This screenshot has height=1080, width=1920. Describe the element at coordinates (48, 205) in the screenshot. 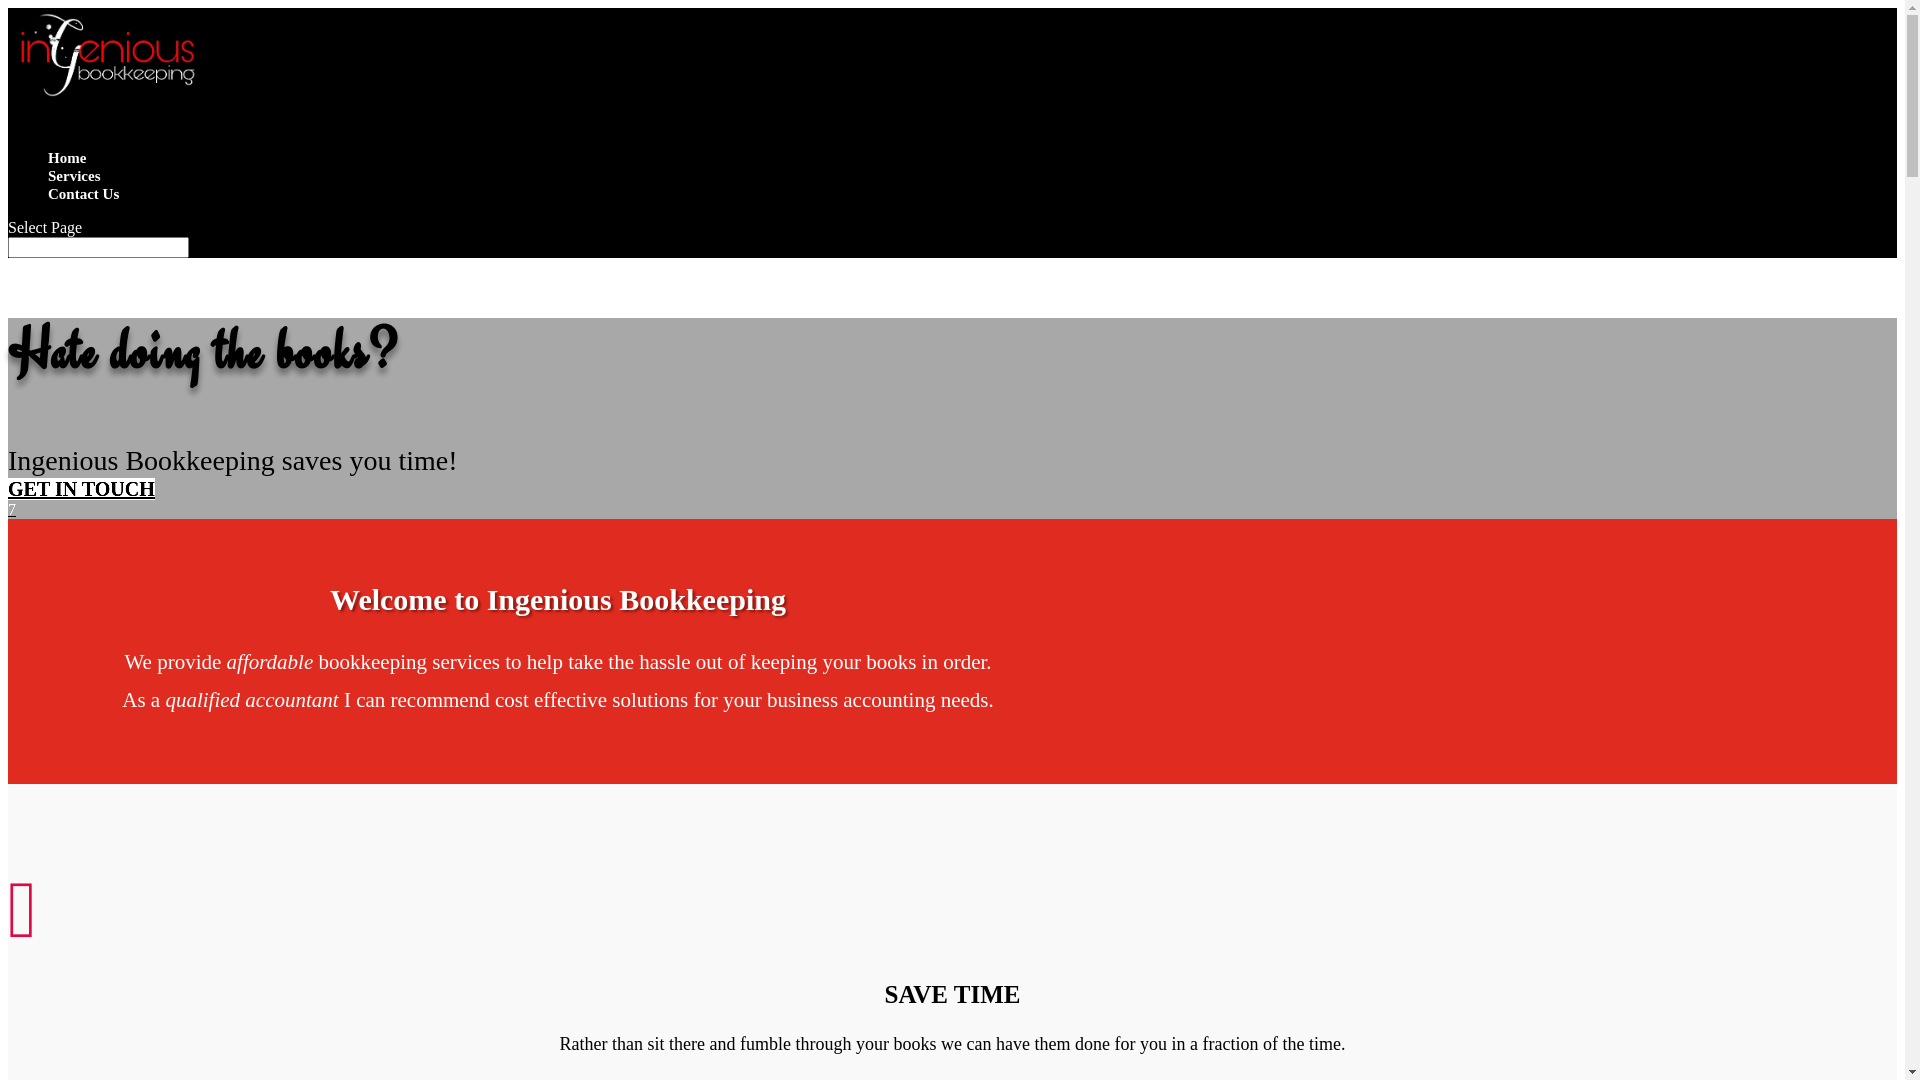

I see `'Contact Us'` at that location.